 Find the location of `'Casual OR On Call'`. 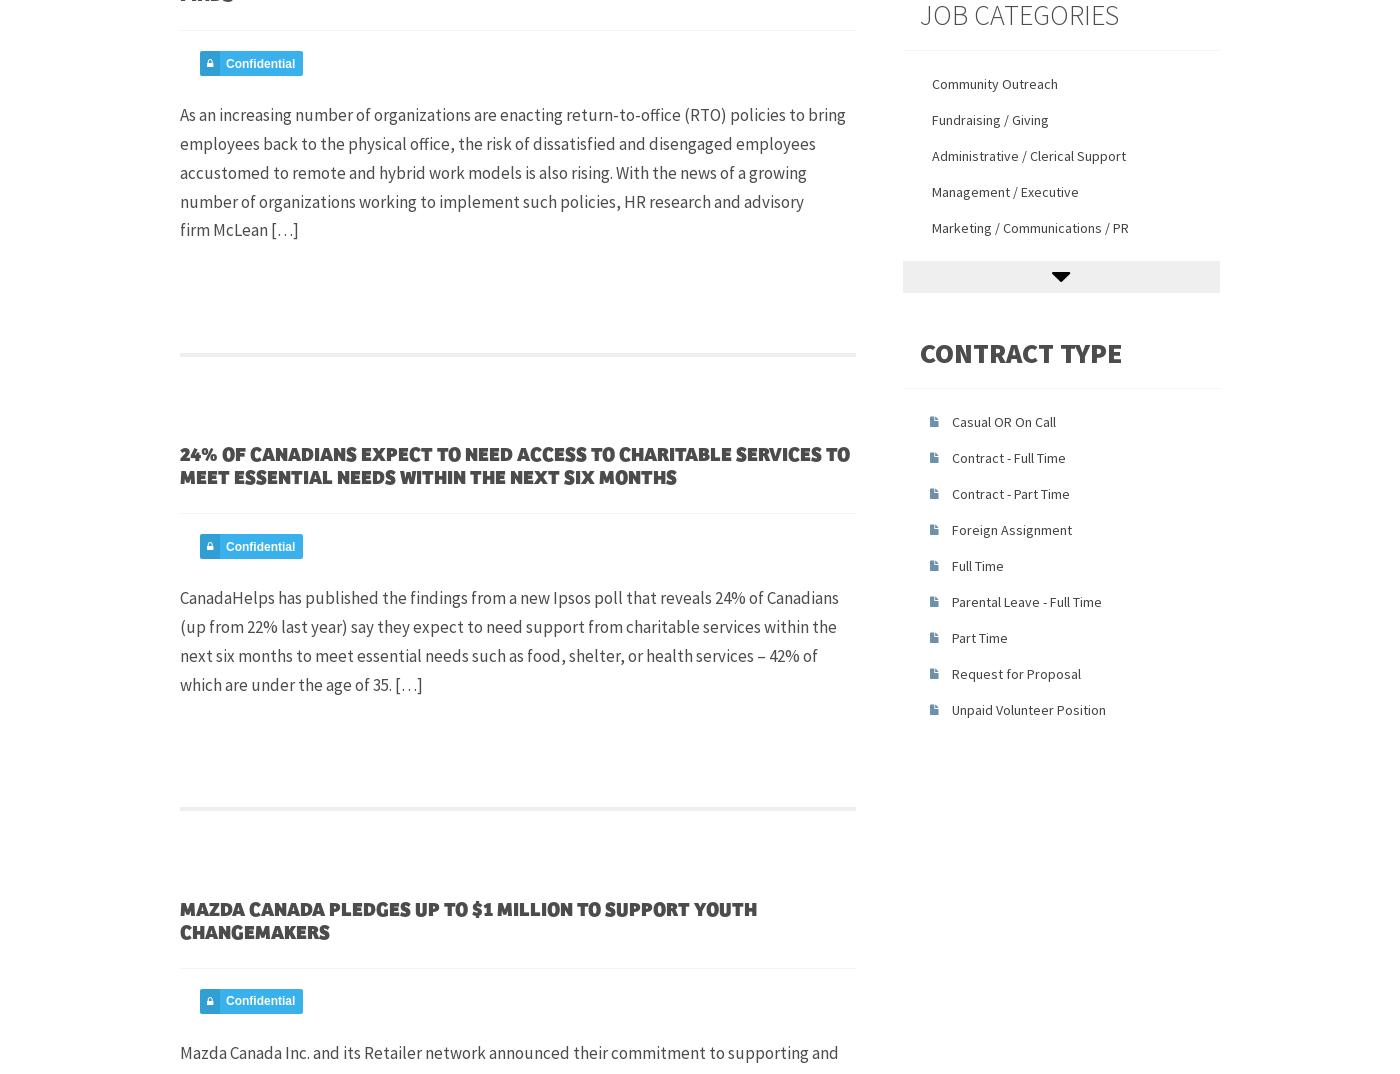

'Casual OR On Call' is located at coordinates (1002, 421).